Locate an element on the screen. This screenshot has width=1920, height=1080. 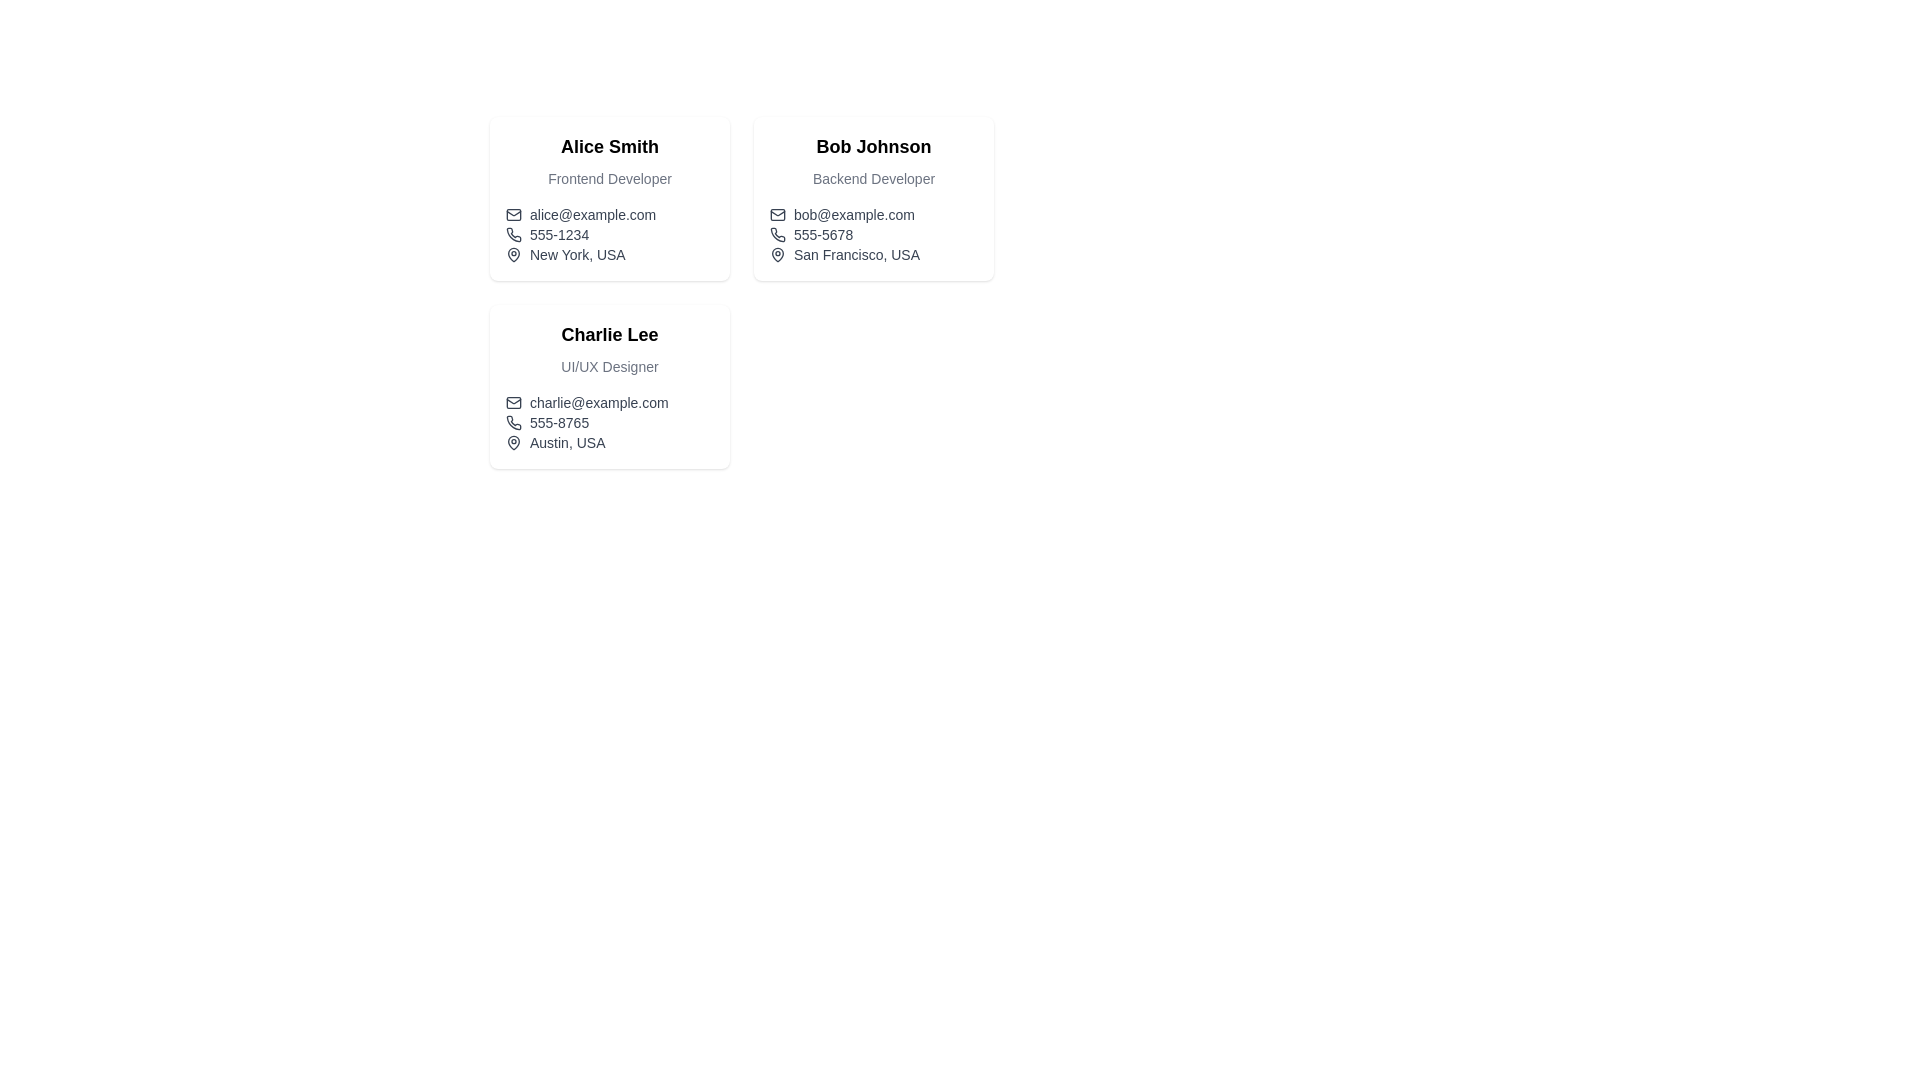
the icon representing the contact's phone number, located at the leftmost side of the '555-1234' text block within Alice Smith's contact details card is located at coordinates (513, 234).